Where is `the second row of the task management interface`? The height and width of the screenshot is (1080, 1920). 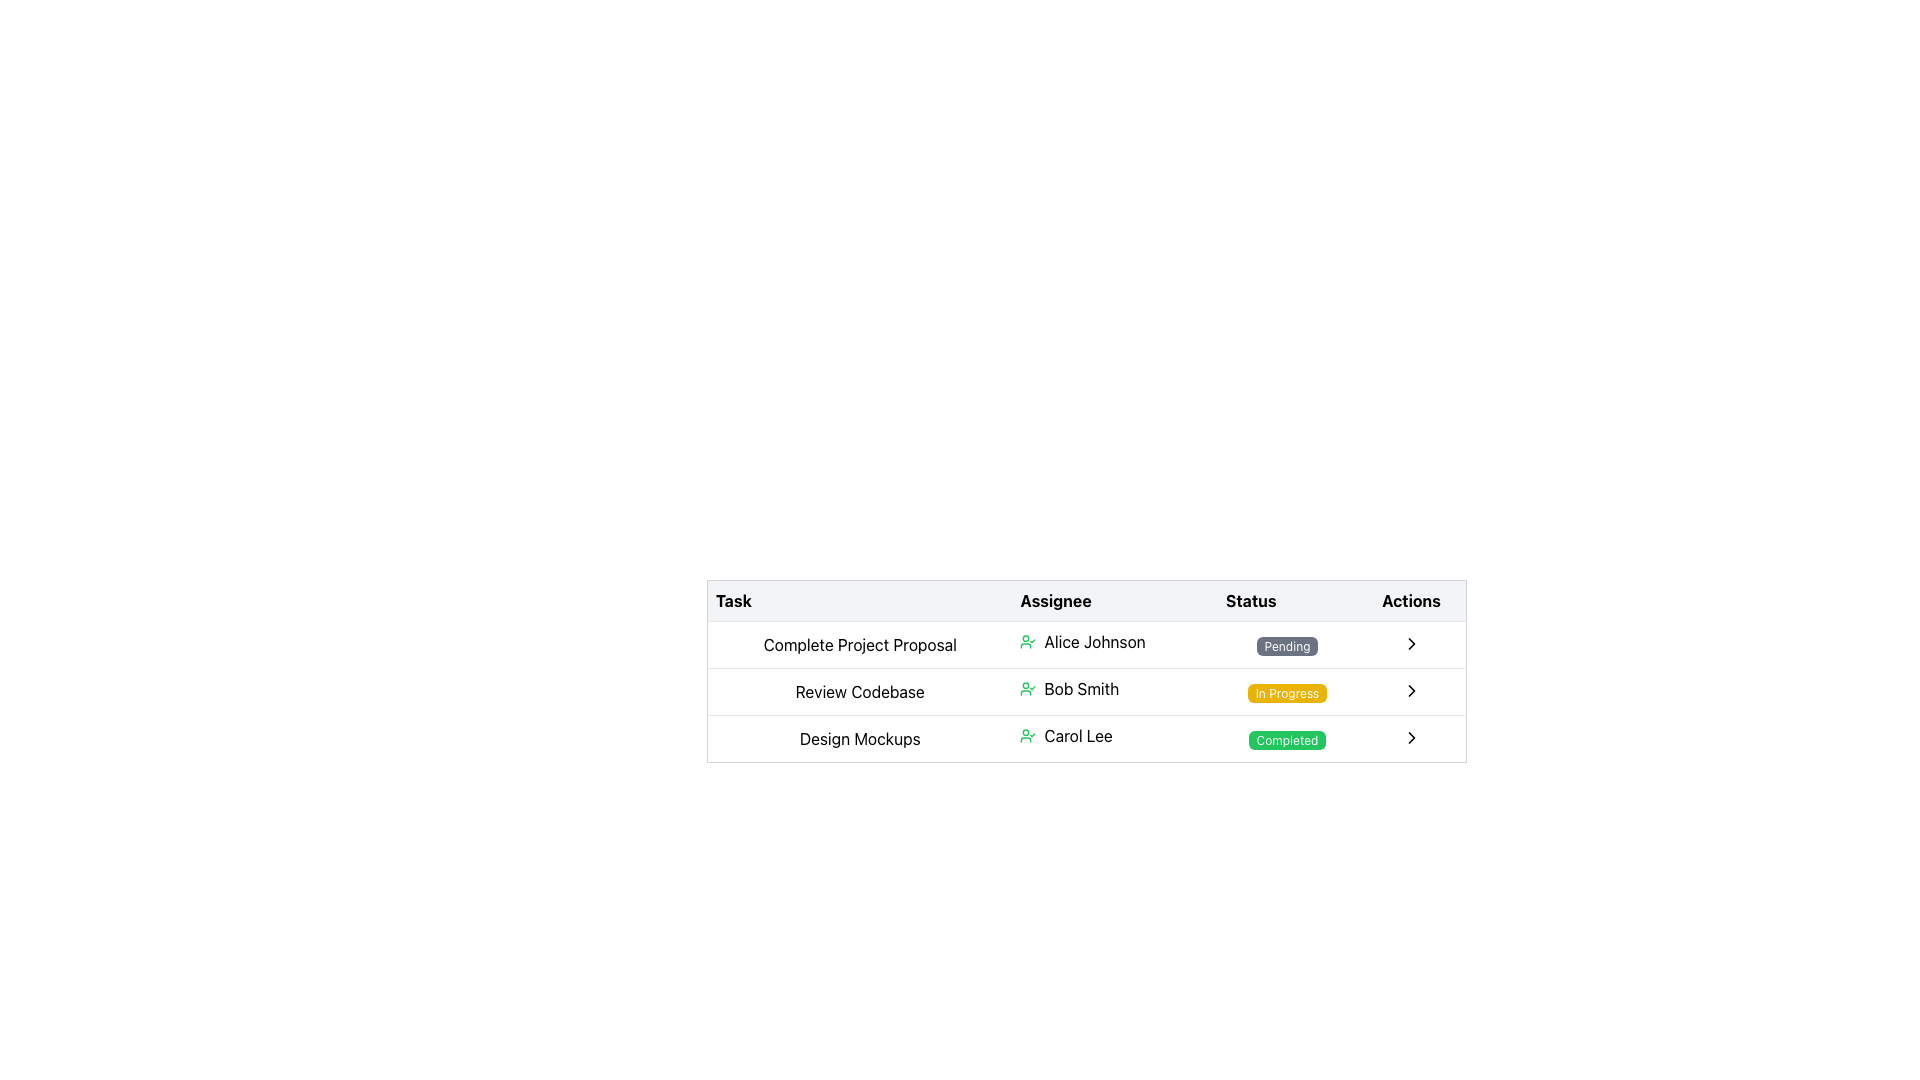 the second row of the task management interface is located at coordinates (1085, 690).